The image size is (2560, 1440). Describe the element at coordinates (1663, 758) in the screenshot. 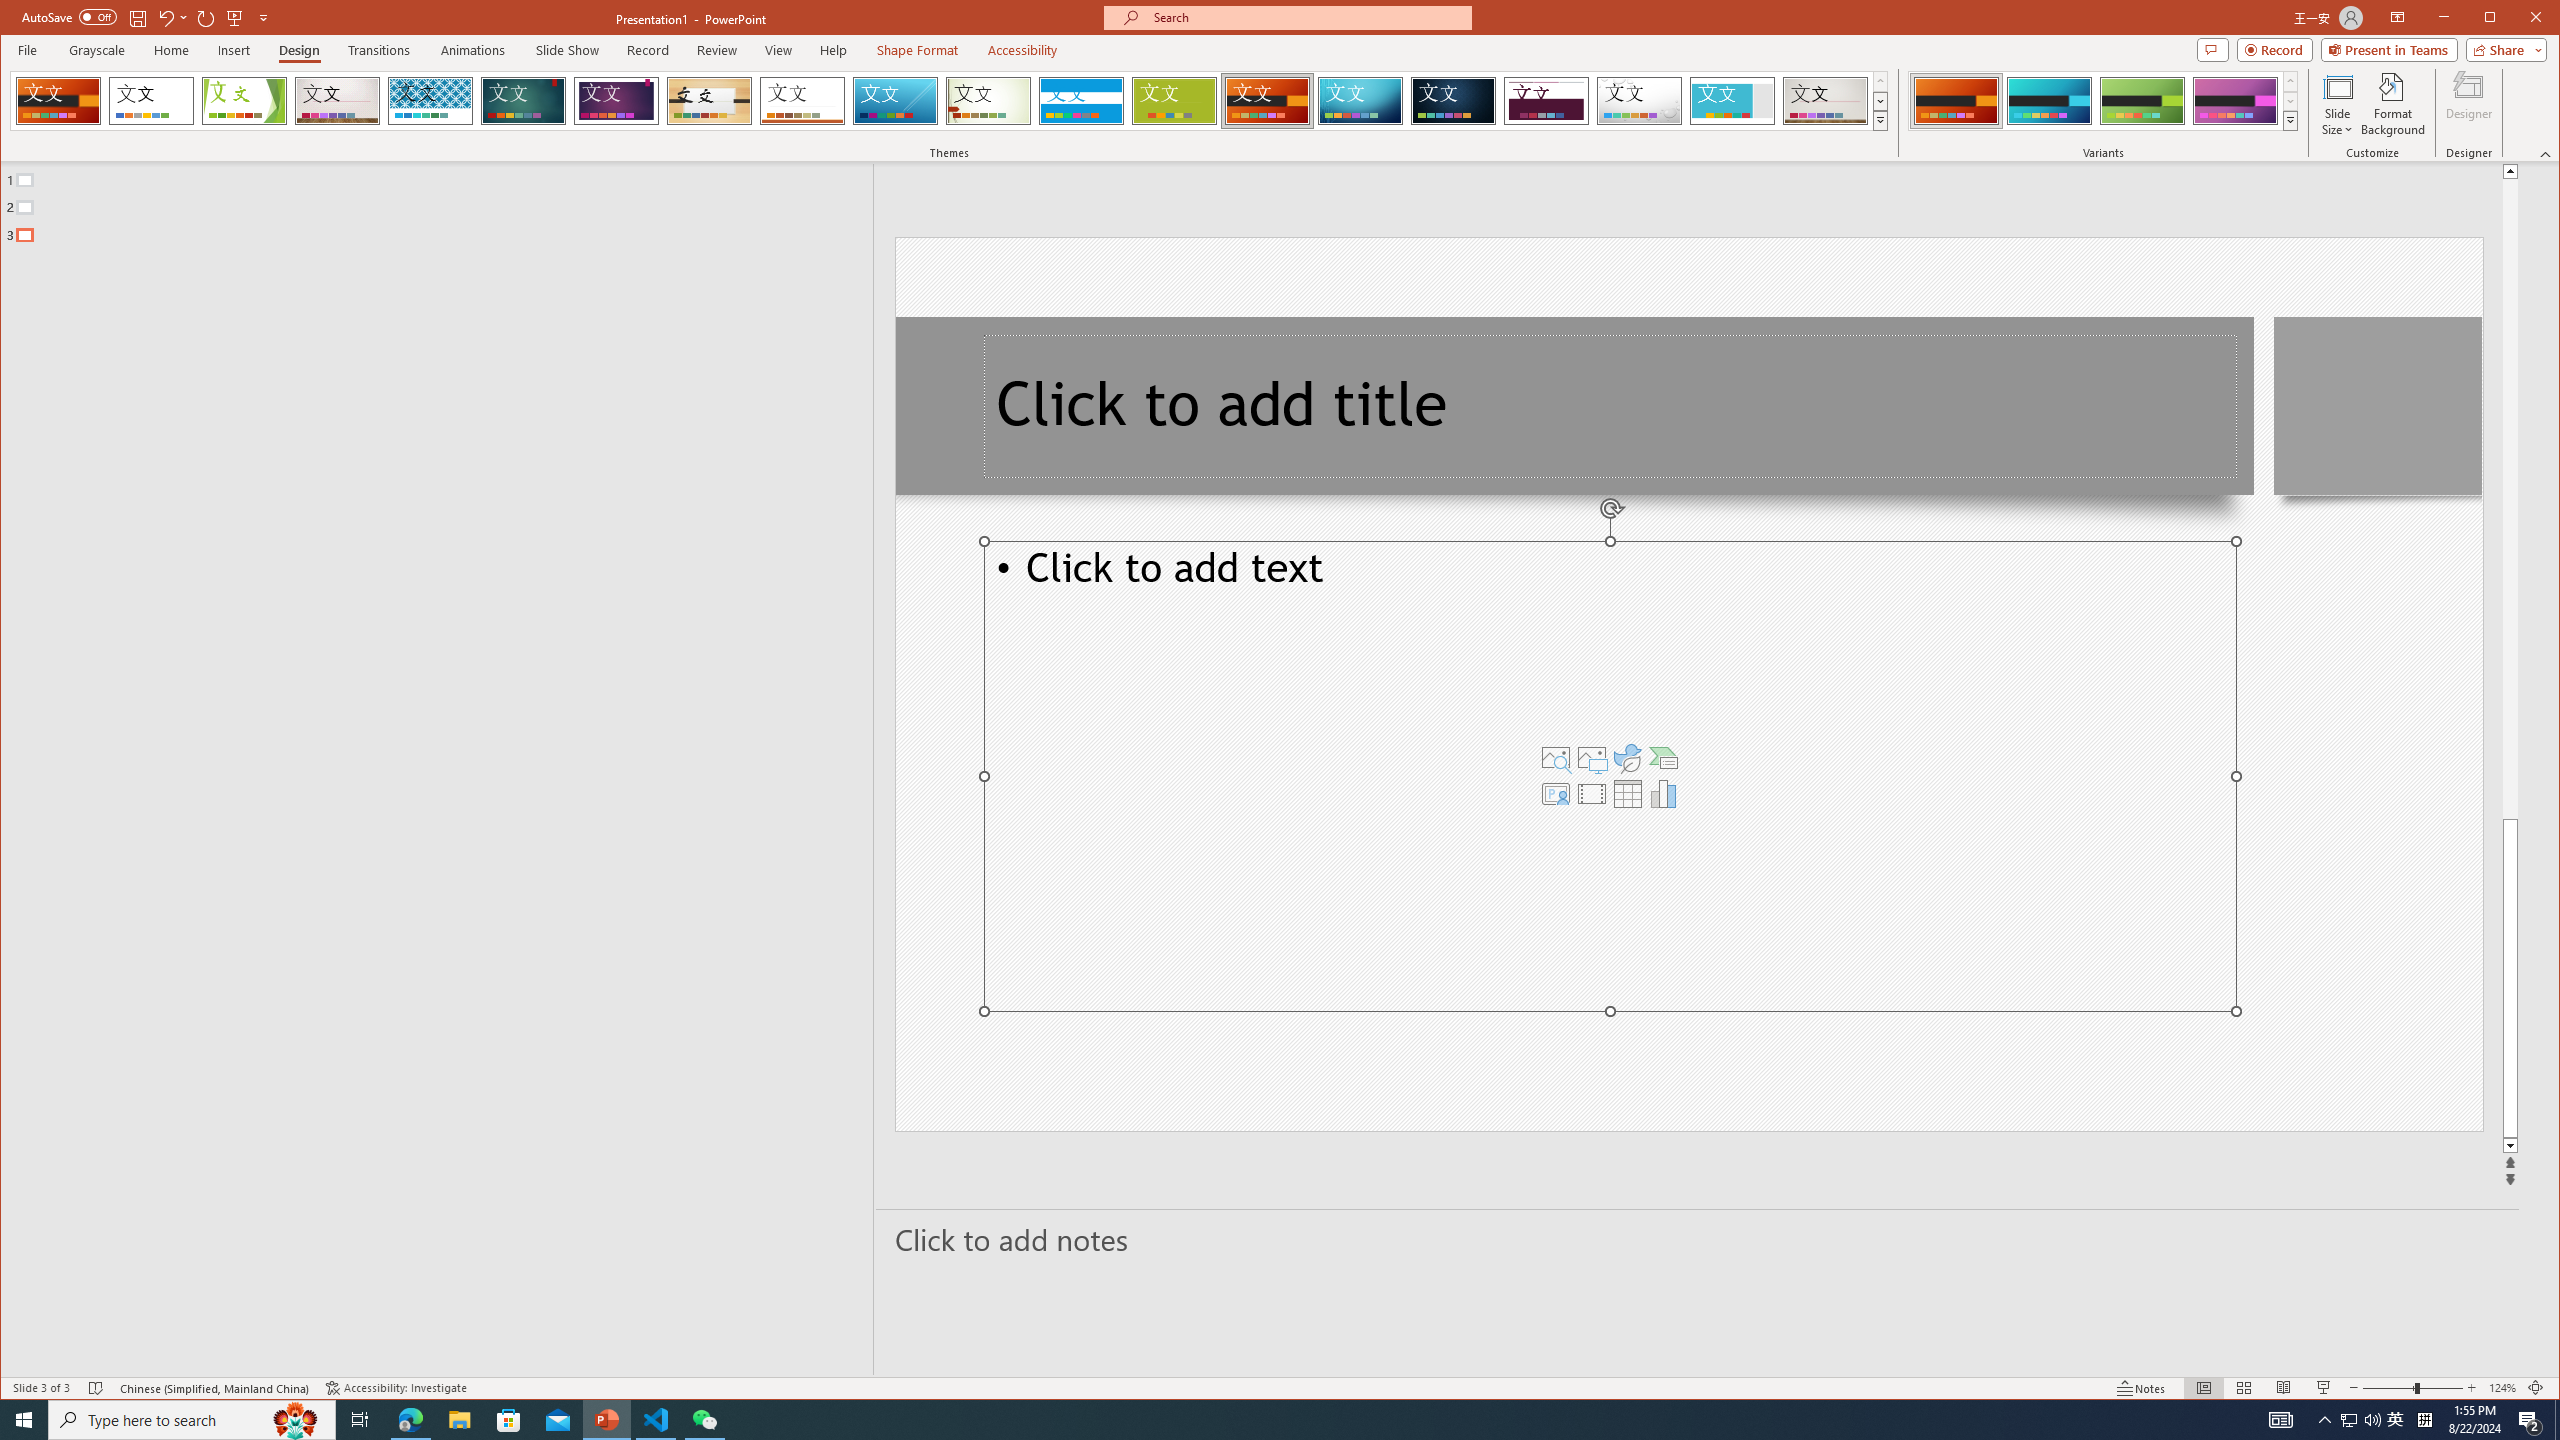

I see `'Insert a SmartArt Graphic'` at that location.